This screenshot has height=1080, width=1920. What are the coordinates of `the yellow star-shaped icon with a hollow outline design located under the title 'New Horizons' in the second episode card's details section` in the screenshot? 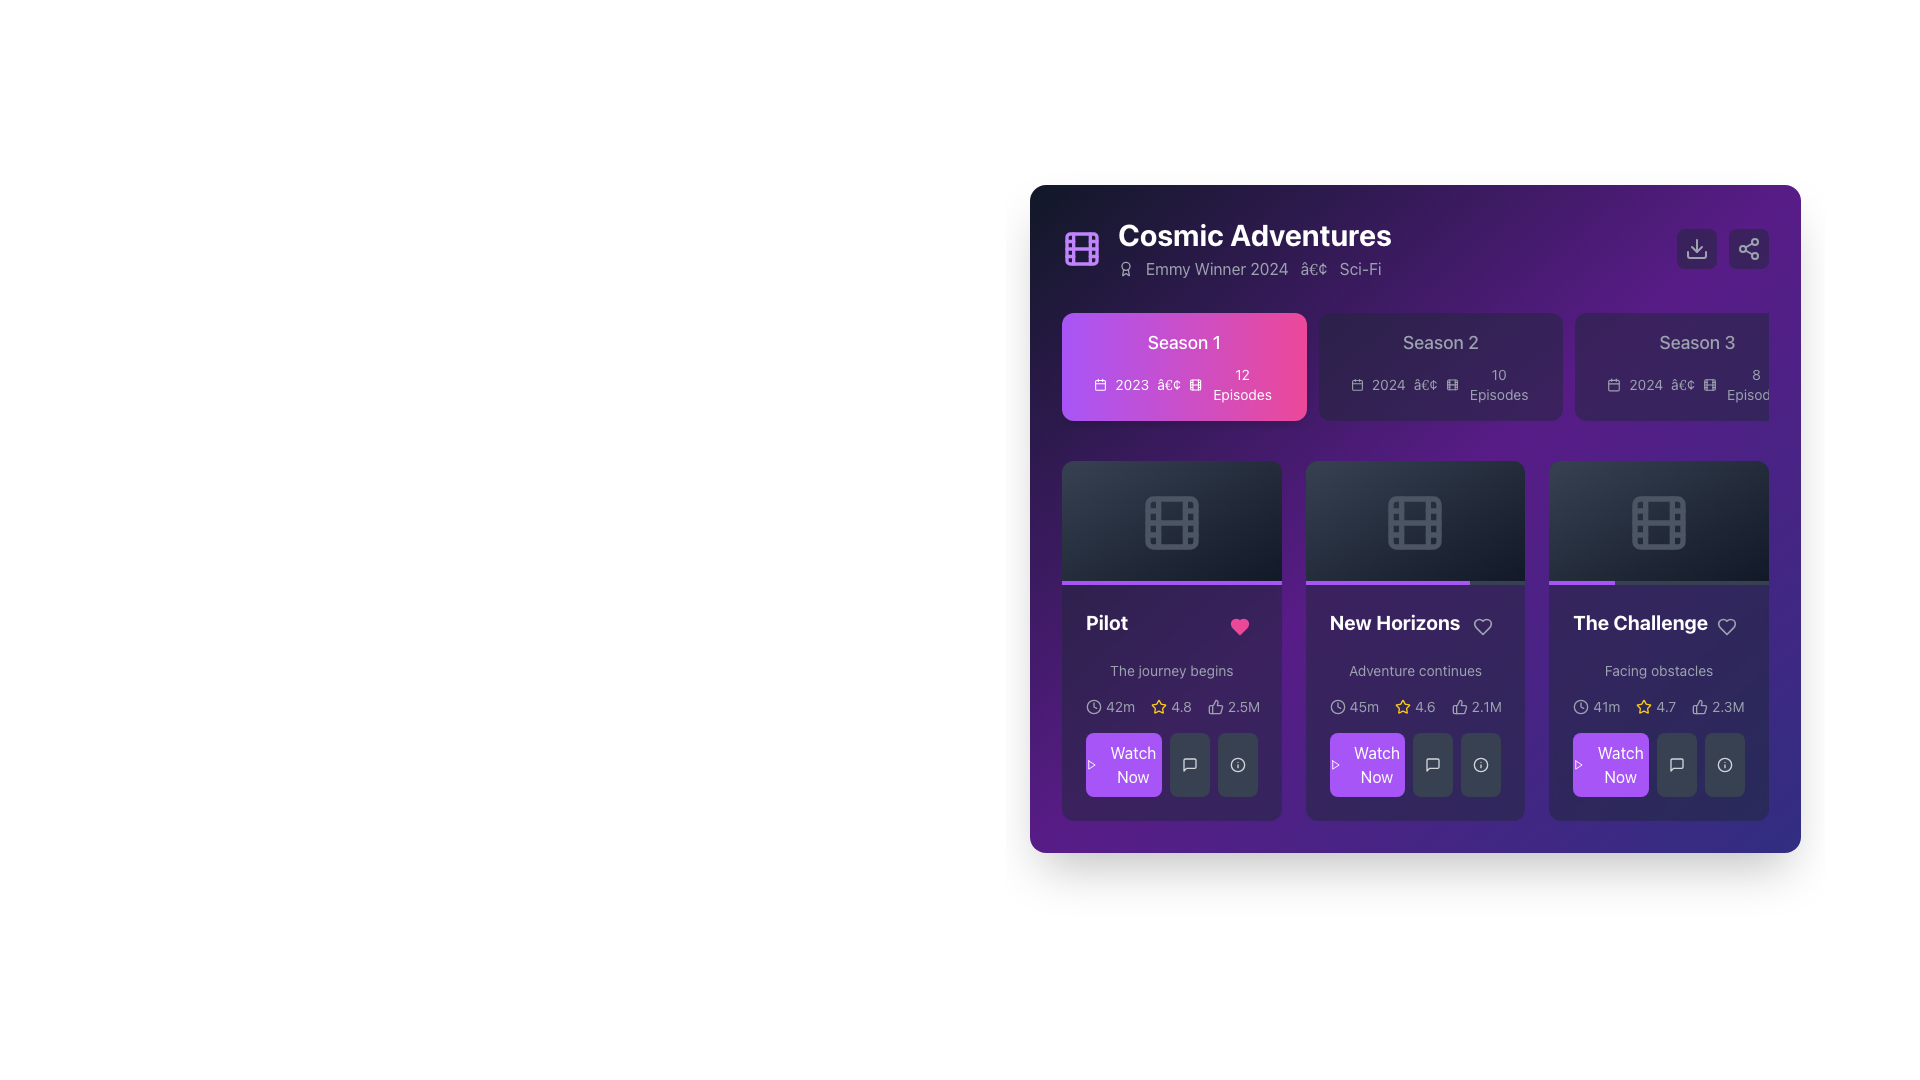 It's located at (1644, 705).